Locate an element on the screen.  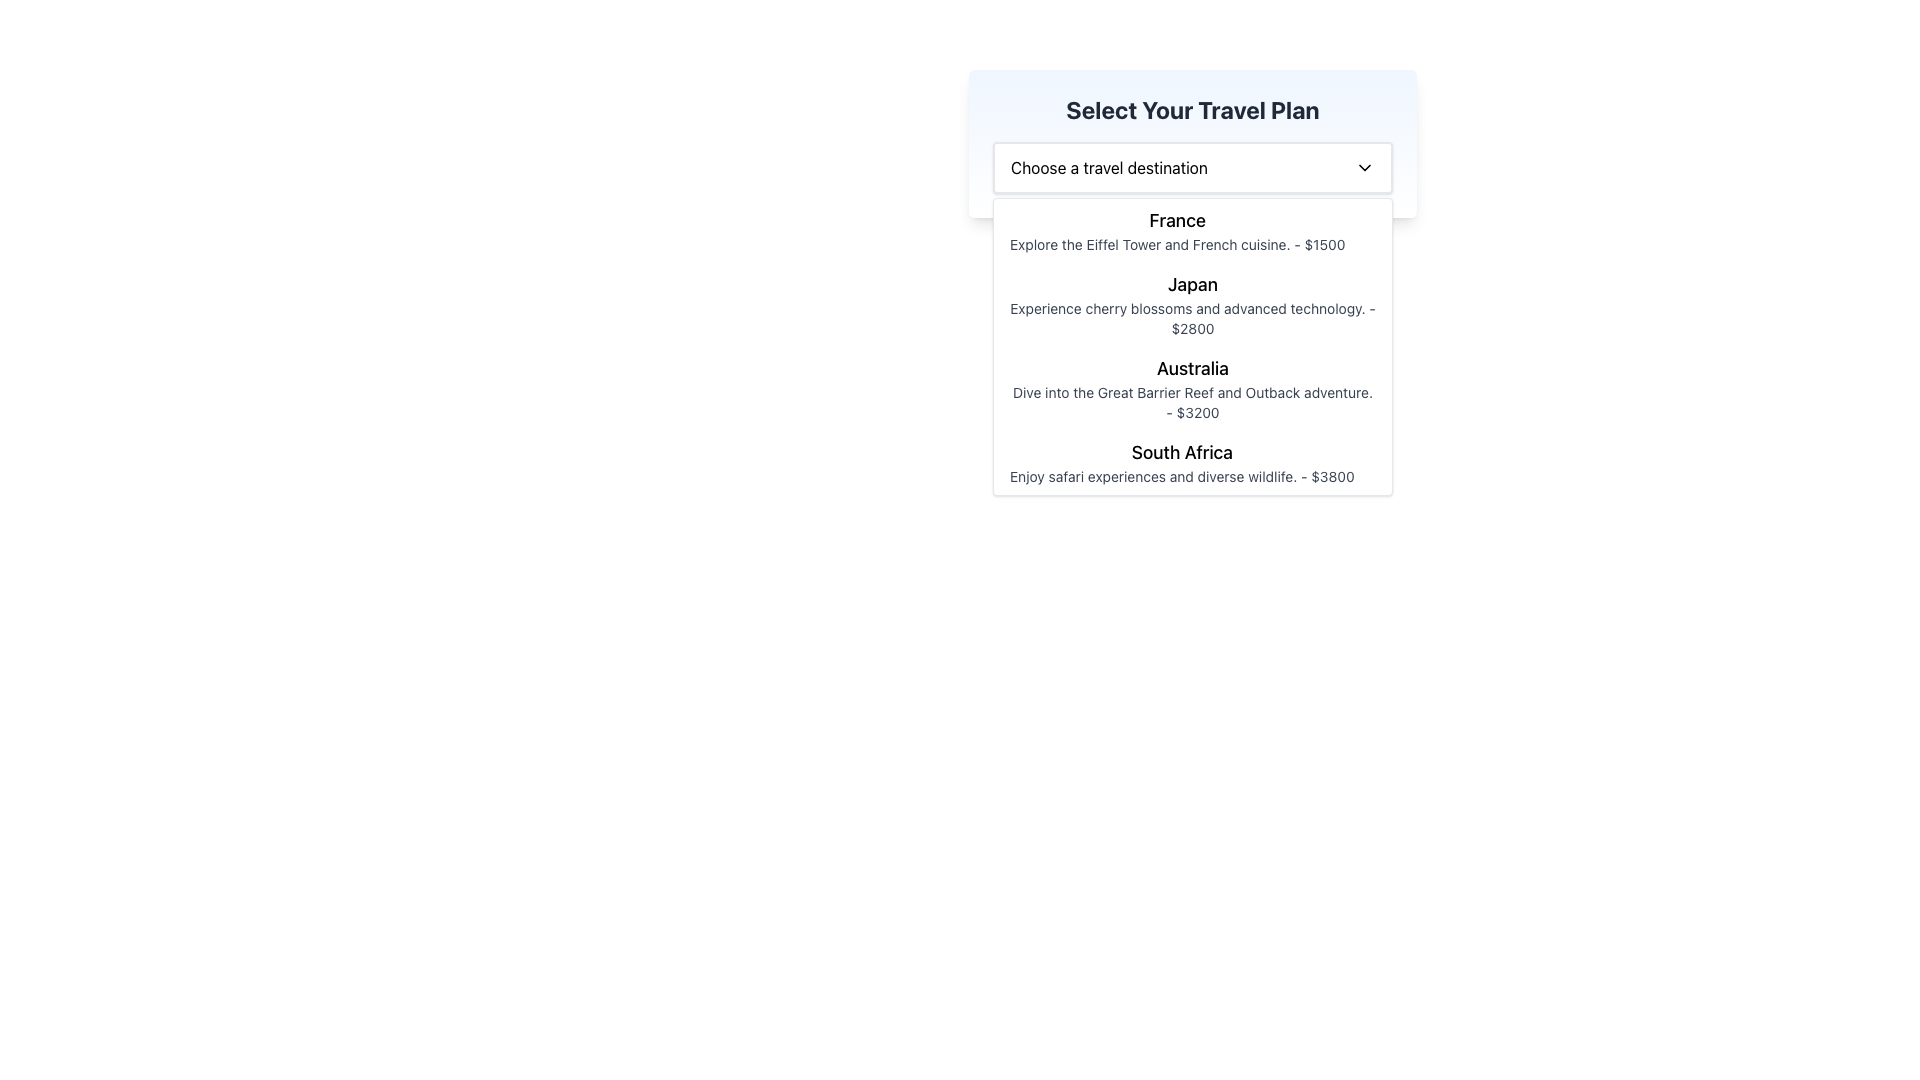
the second static text block in the dropdown menu that presents information about a travel destination, located below 'France' and above 'Australia' is located at coordinates (1193, 304).